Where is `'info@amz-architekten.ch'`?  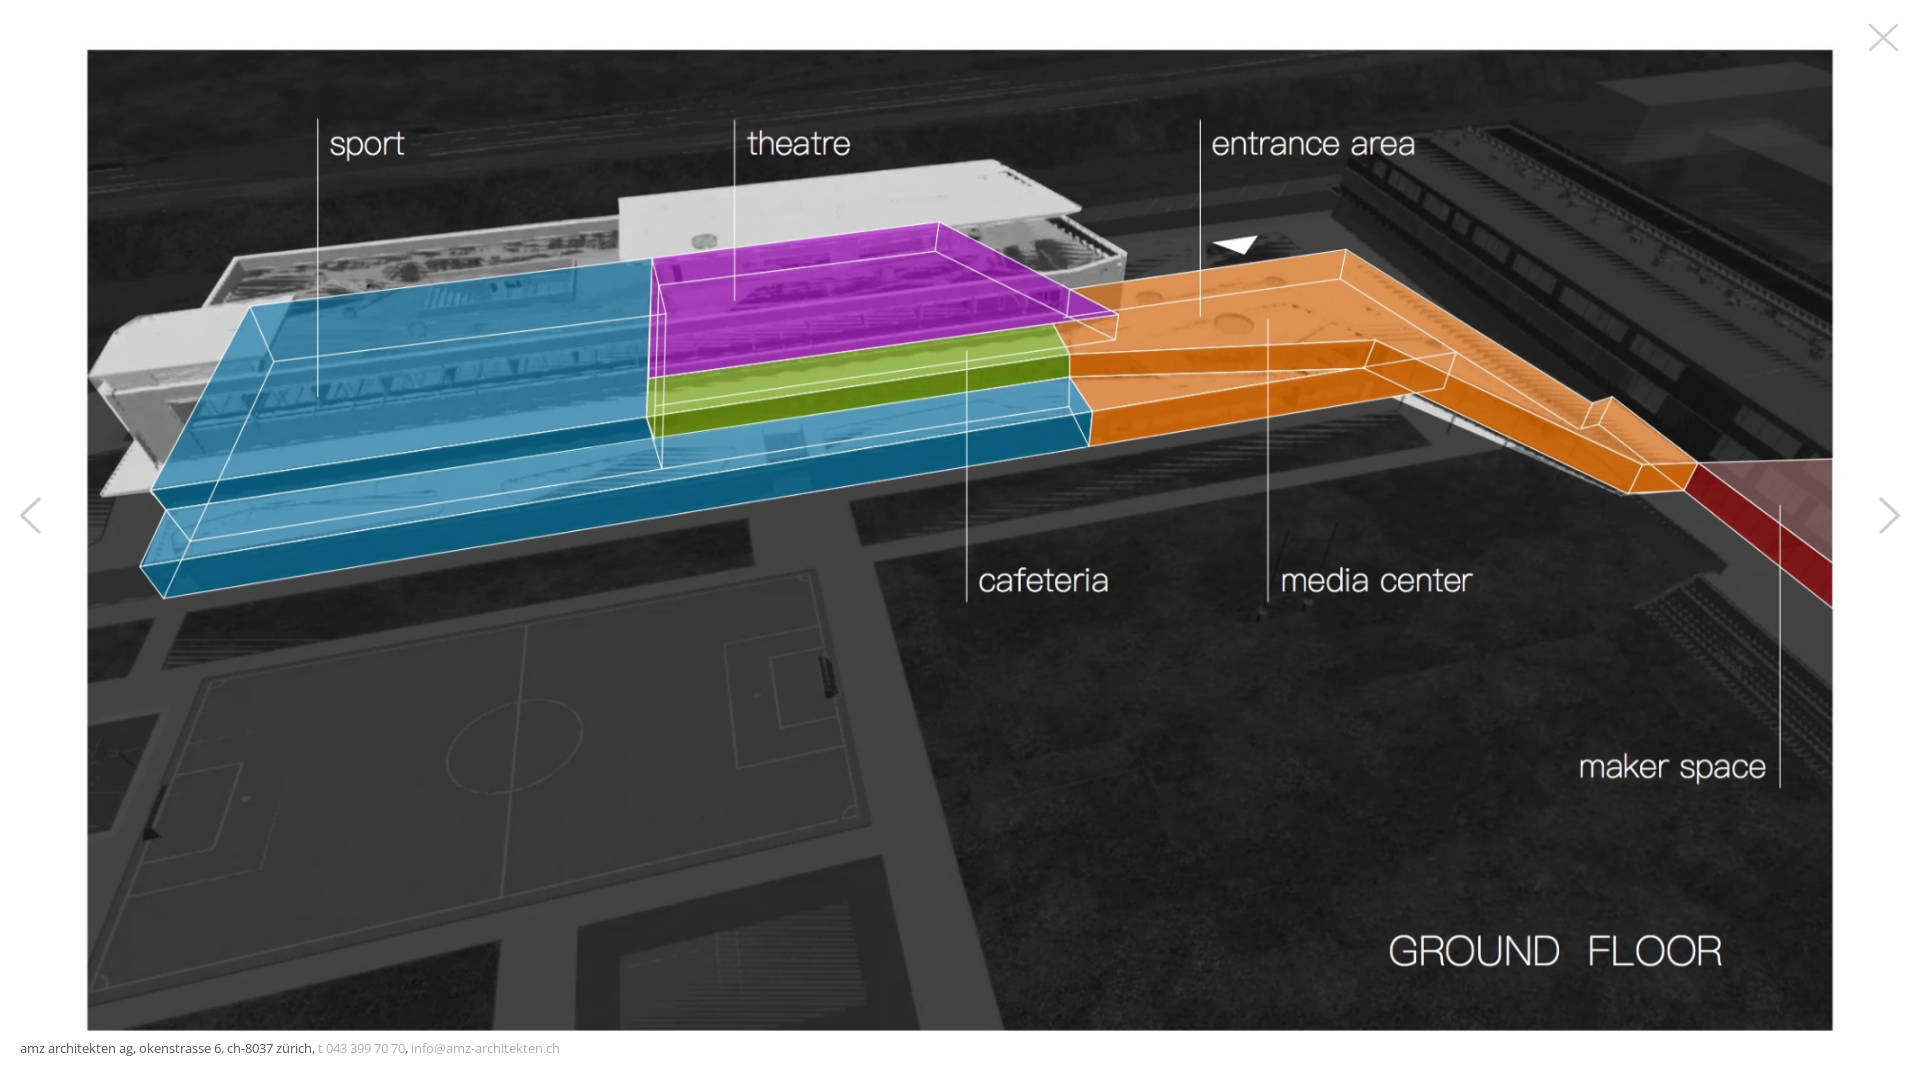
'info@amz-architekten.ch' is located at coordinates (485, 1047).